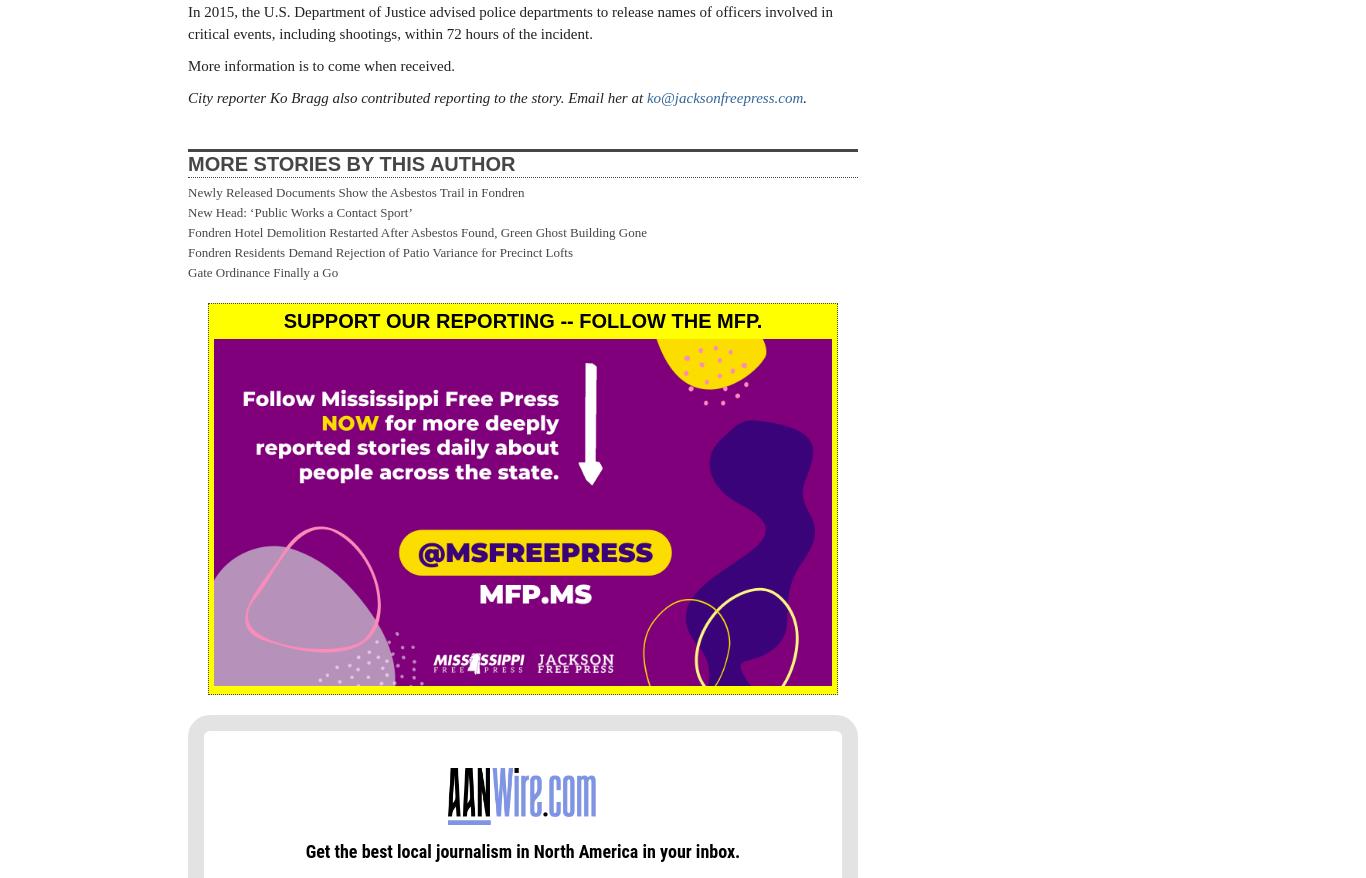 This screenshot has height=878, width=1366. What do you see at coordinates (416, 96) in the screenshot?
I see `'City reporter Ko Bragg also contributed reporting to the story. Email her at'` at bounding box center [416, 96].